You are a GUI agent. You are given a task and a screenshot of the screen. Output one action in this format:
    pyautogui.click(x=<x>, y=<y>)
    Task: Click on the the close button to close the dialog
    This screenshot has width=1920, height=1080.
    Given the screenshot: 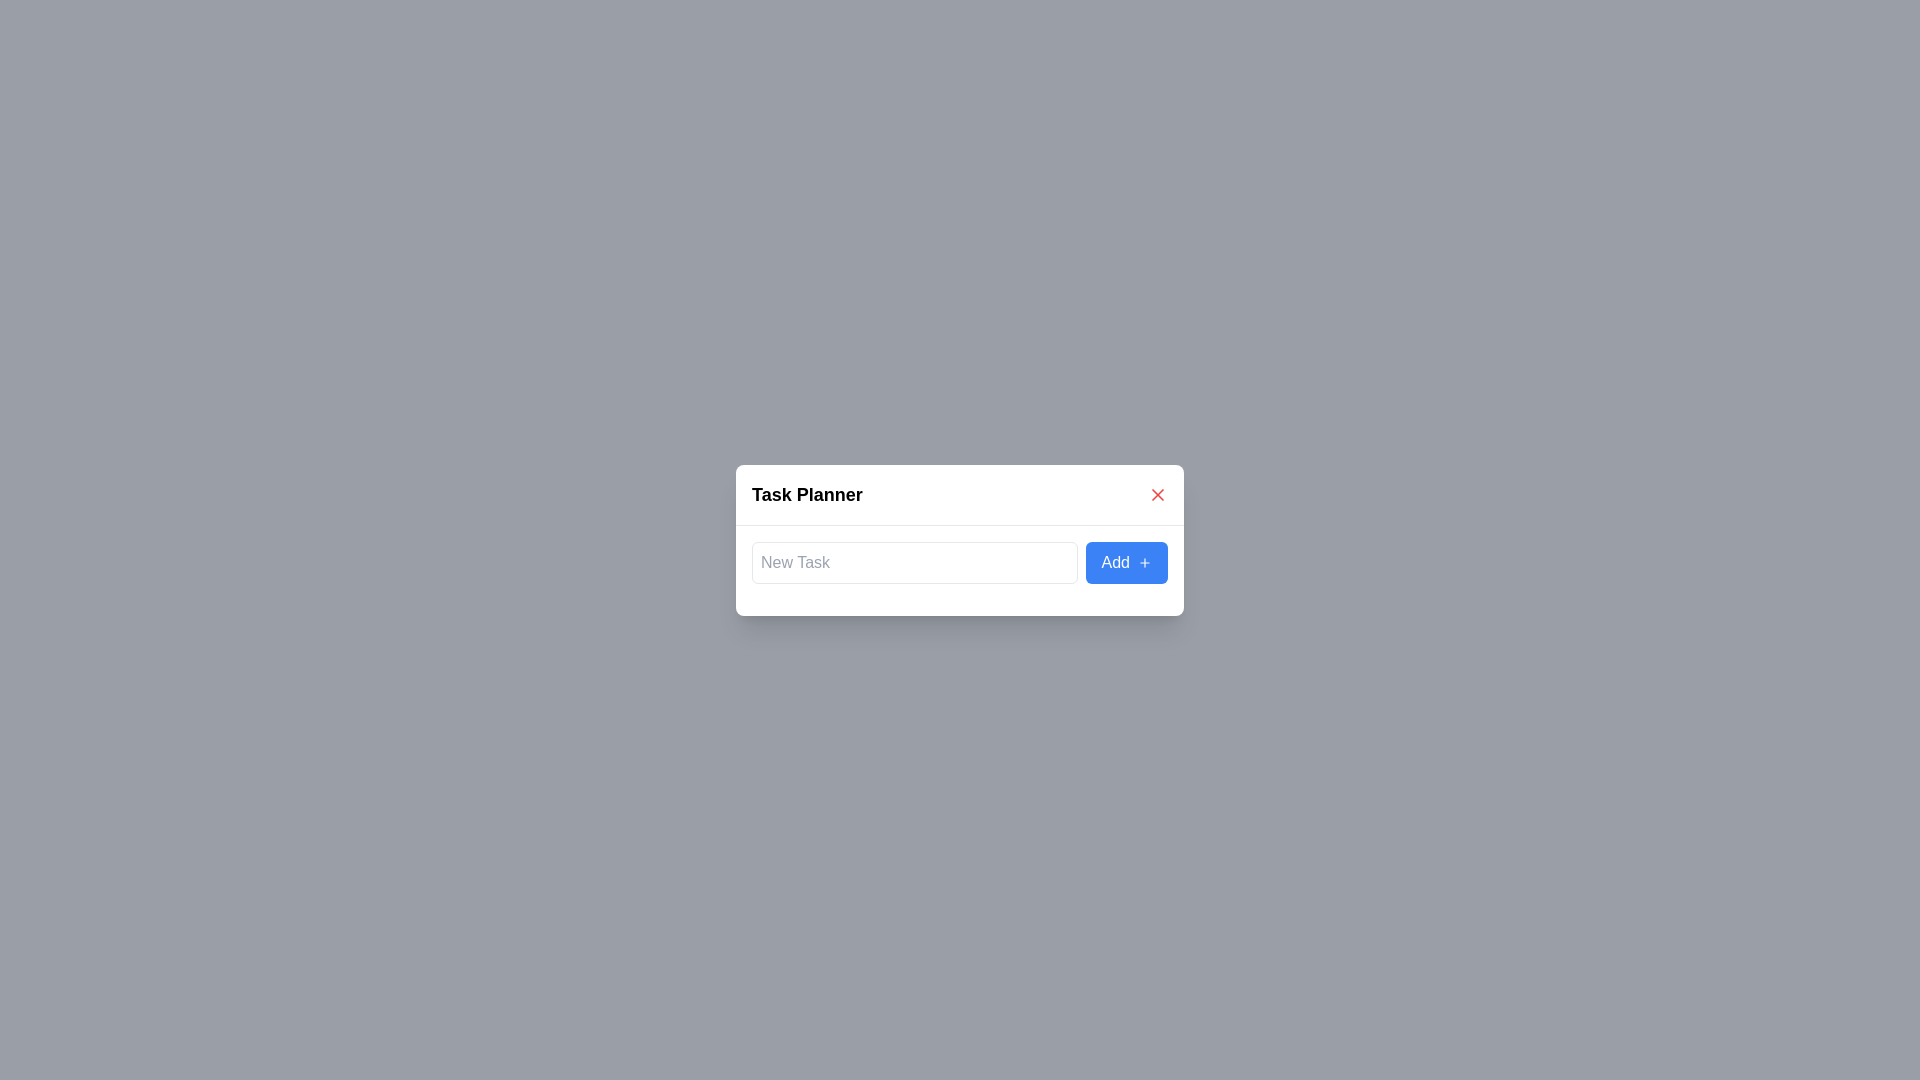 What is the action you would take?
    pyautogui.click(x=1157, y=494)
    